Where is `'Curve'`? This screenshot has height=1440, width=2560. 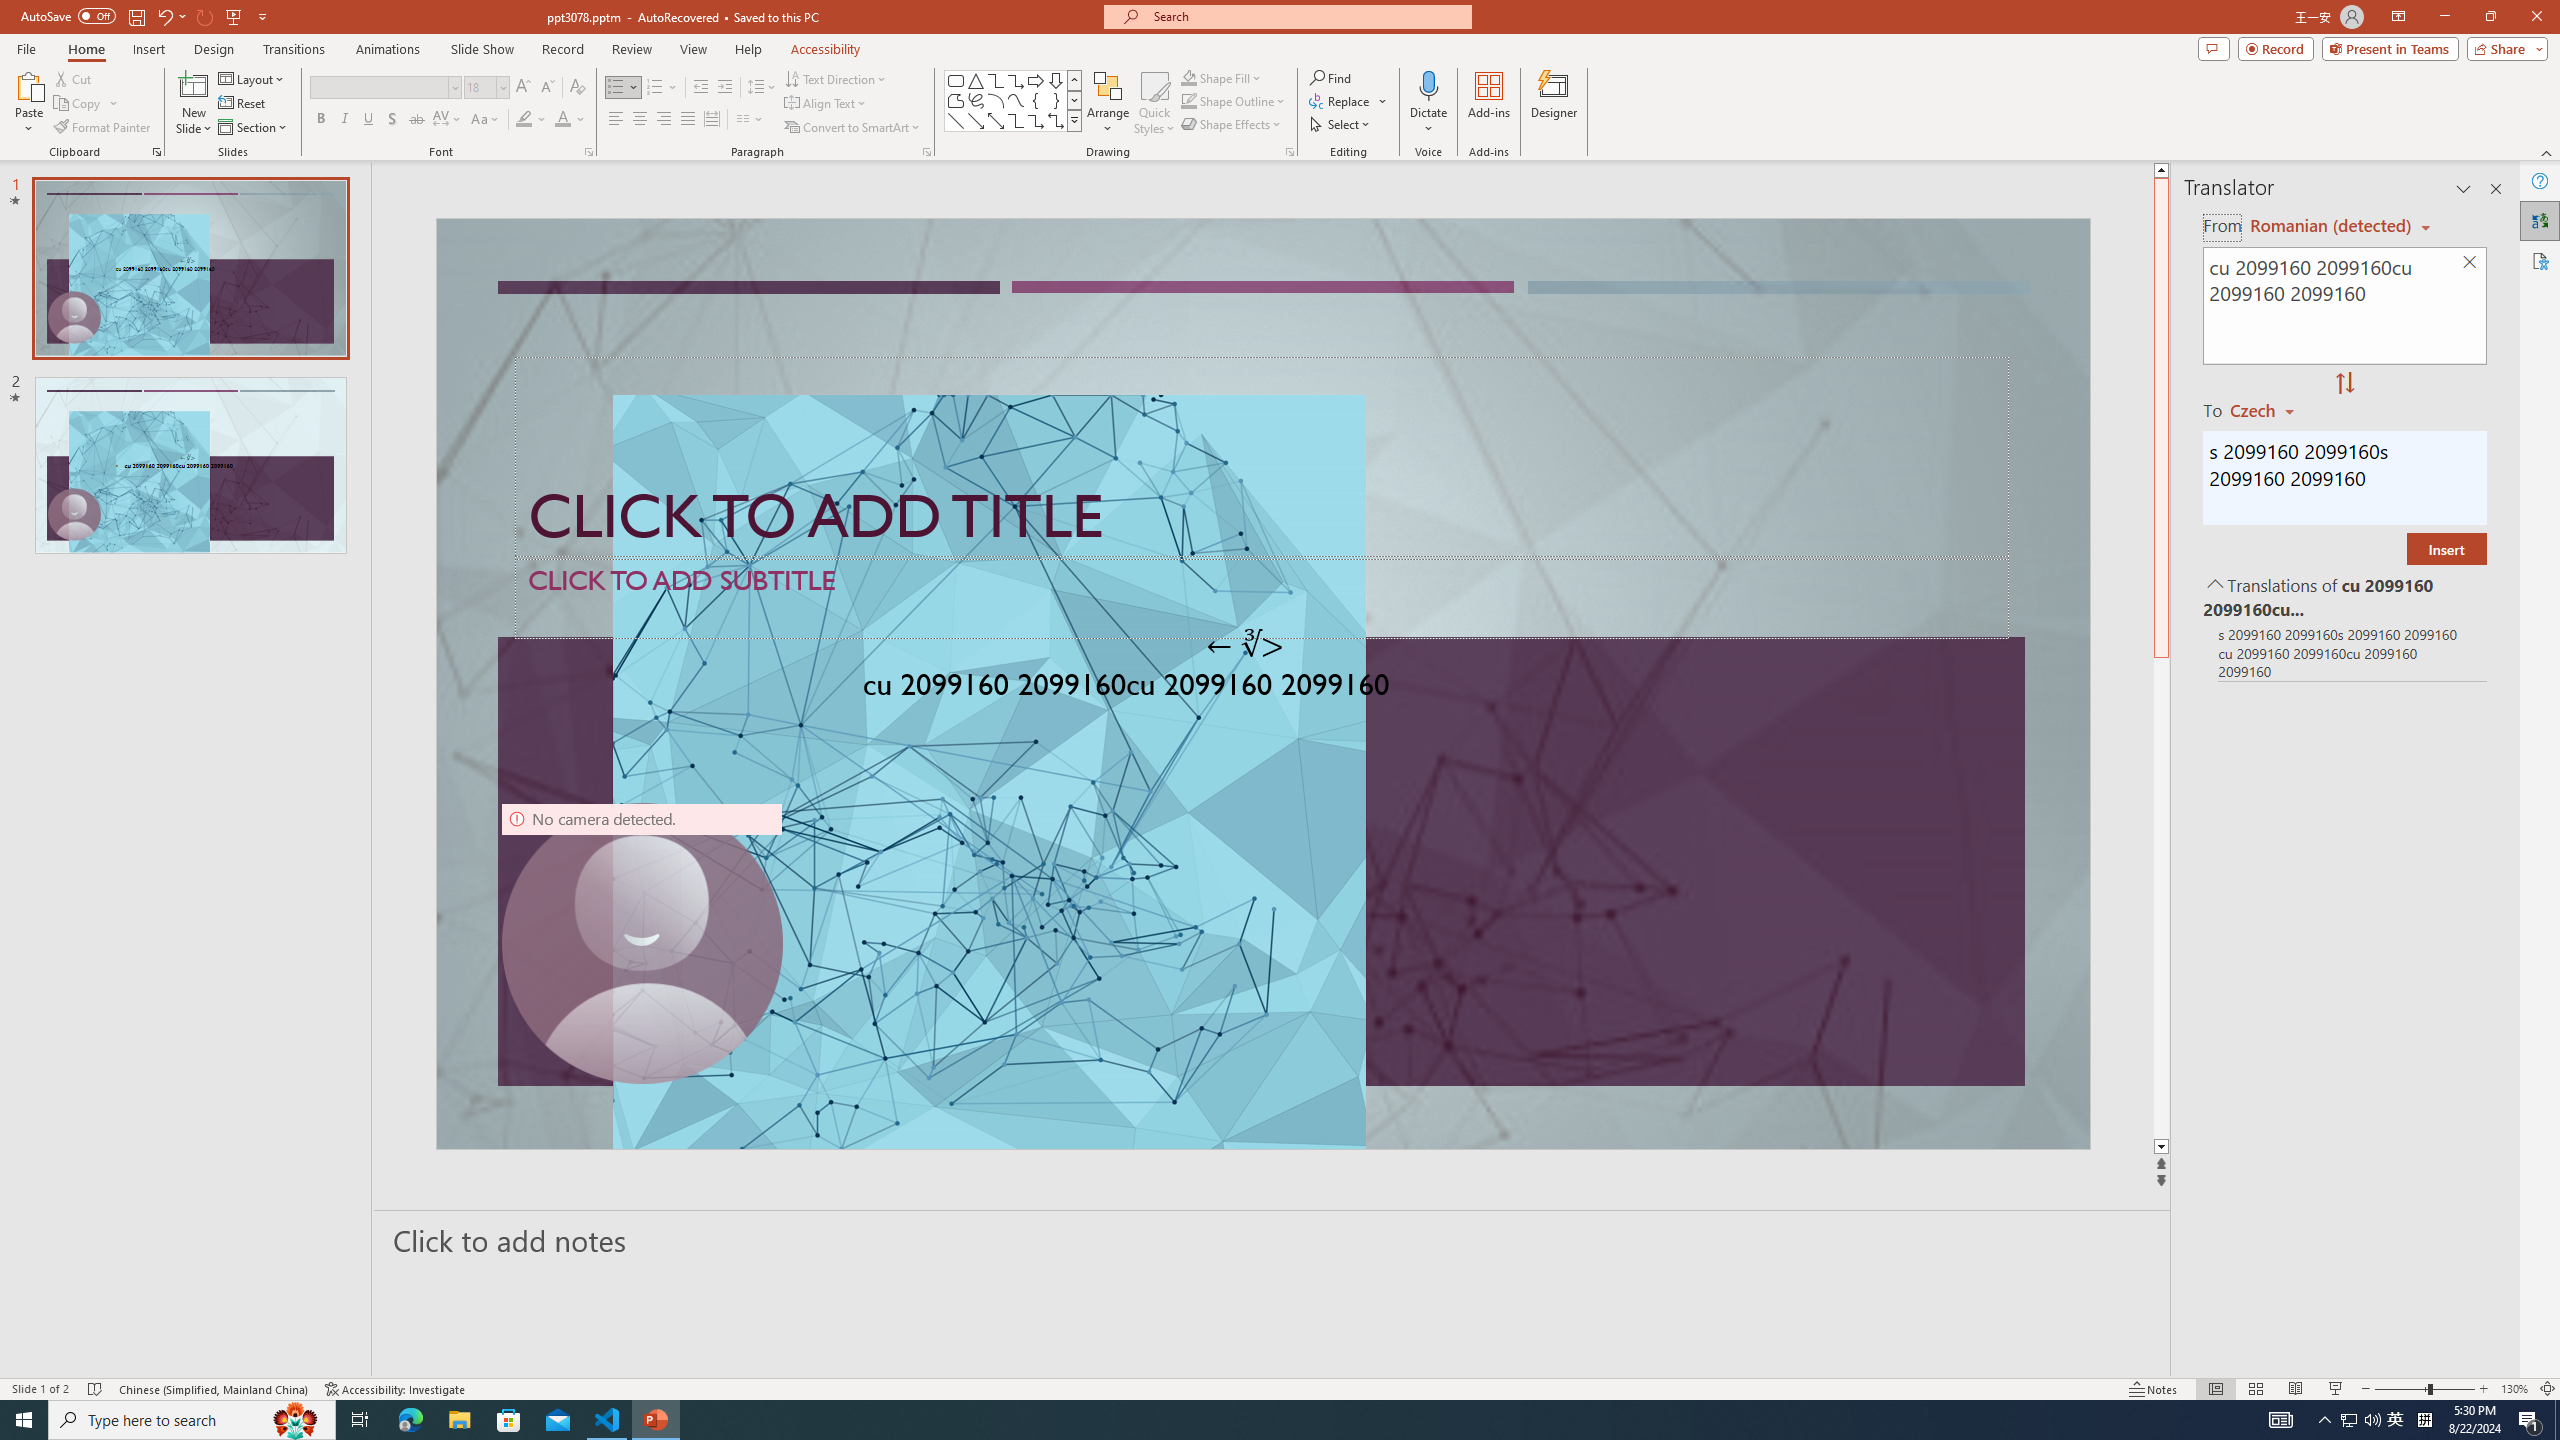 'Curve' is located at coordinates (1015, 99).